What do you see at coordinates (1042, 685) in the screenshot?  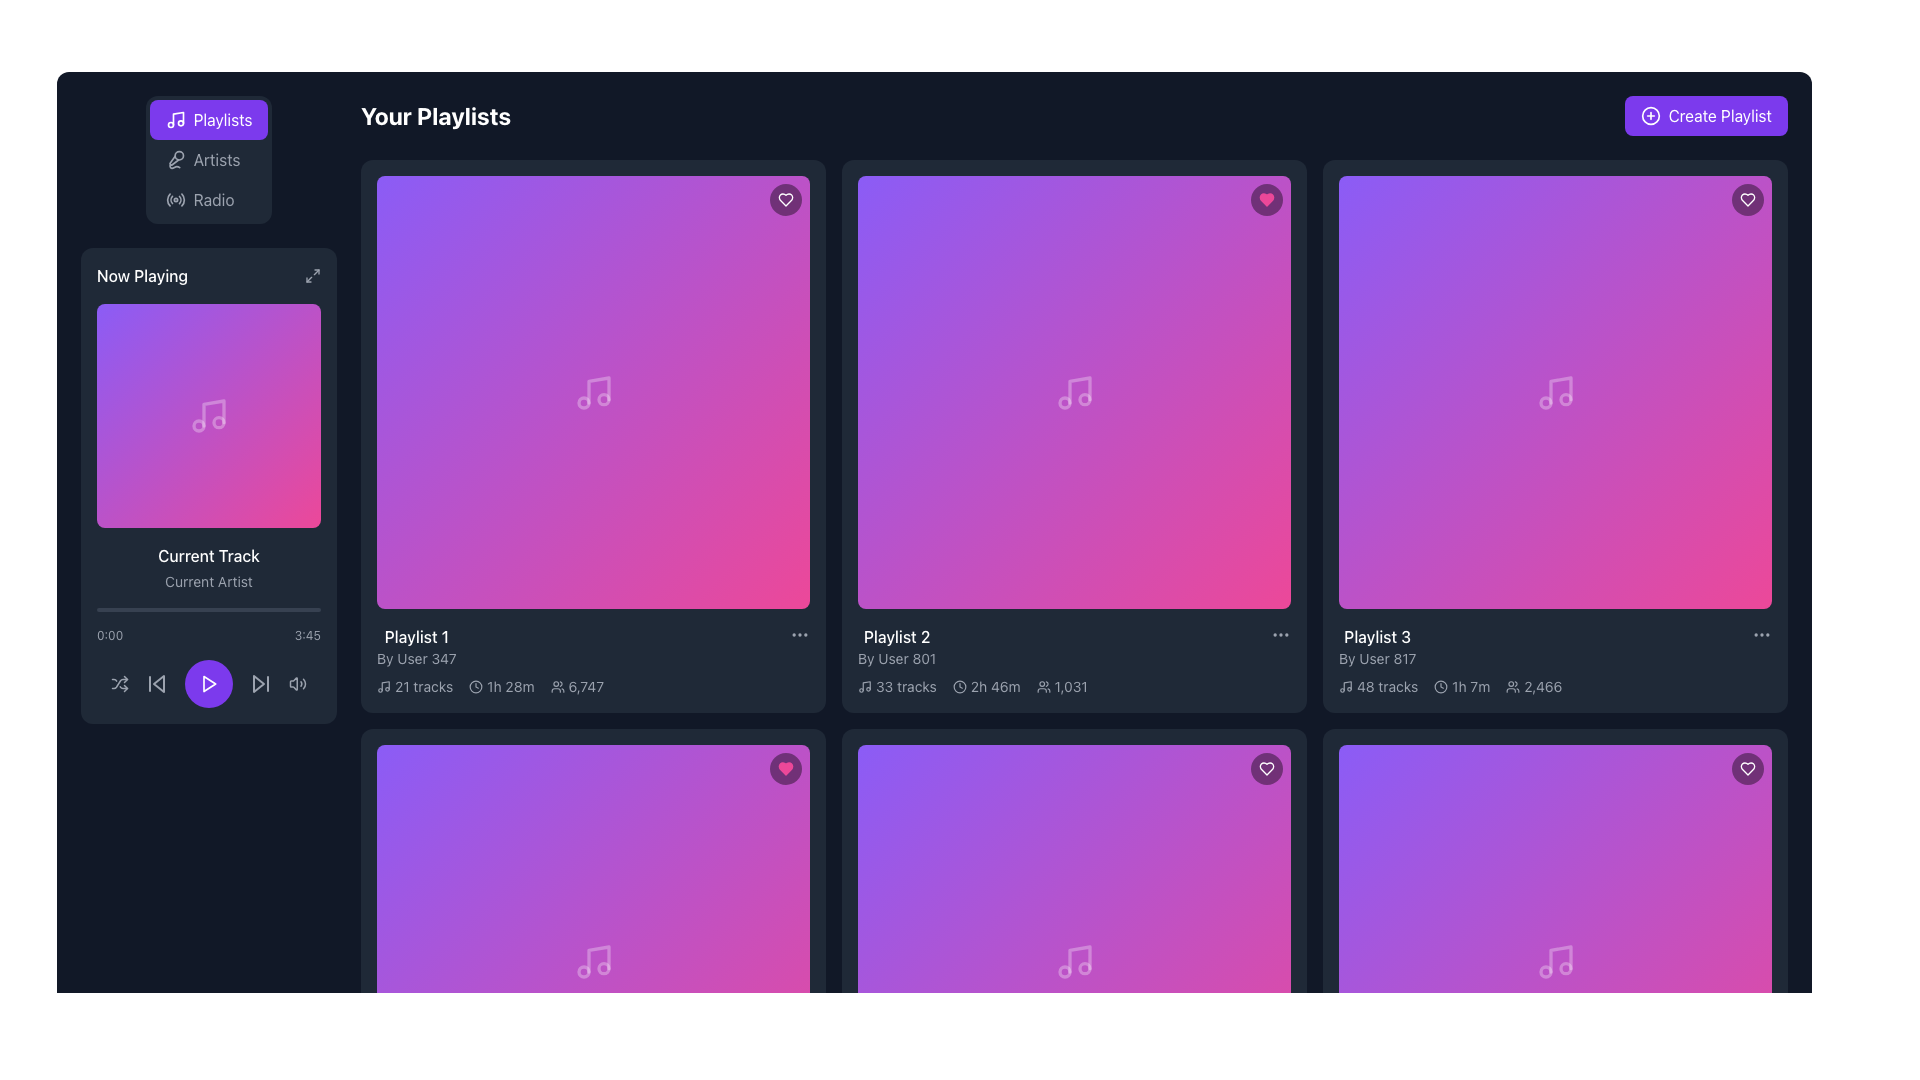 I see `the user/listener icon located in the statistics section under the 'Playlist 2' card, which is to the left of the number '1,031'` at bounding box center [1042, 685].